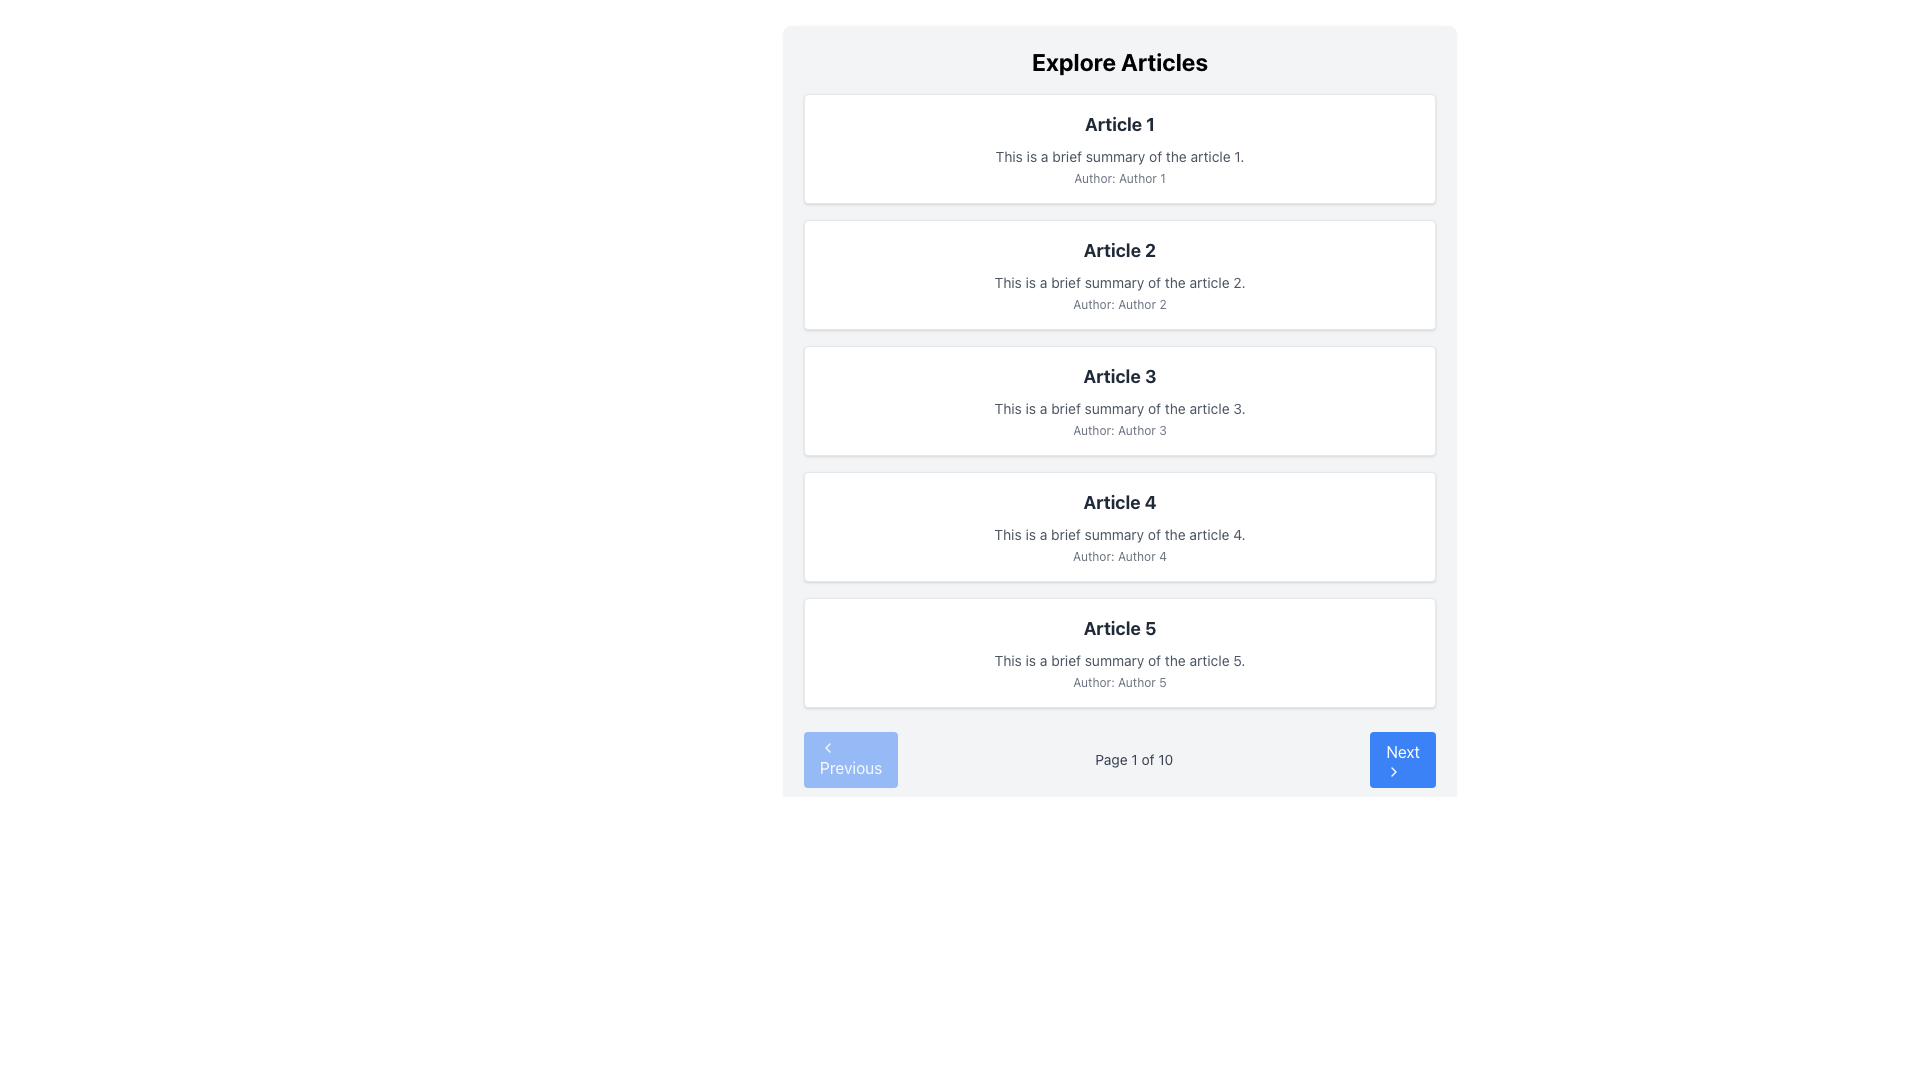  I want to click on concise summary text element located below the title 'Article 2' and above the author credit 'Author: Author 2' in the second article's content card, so click(1118, 282).